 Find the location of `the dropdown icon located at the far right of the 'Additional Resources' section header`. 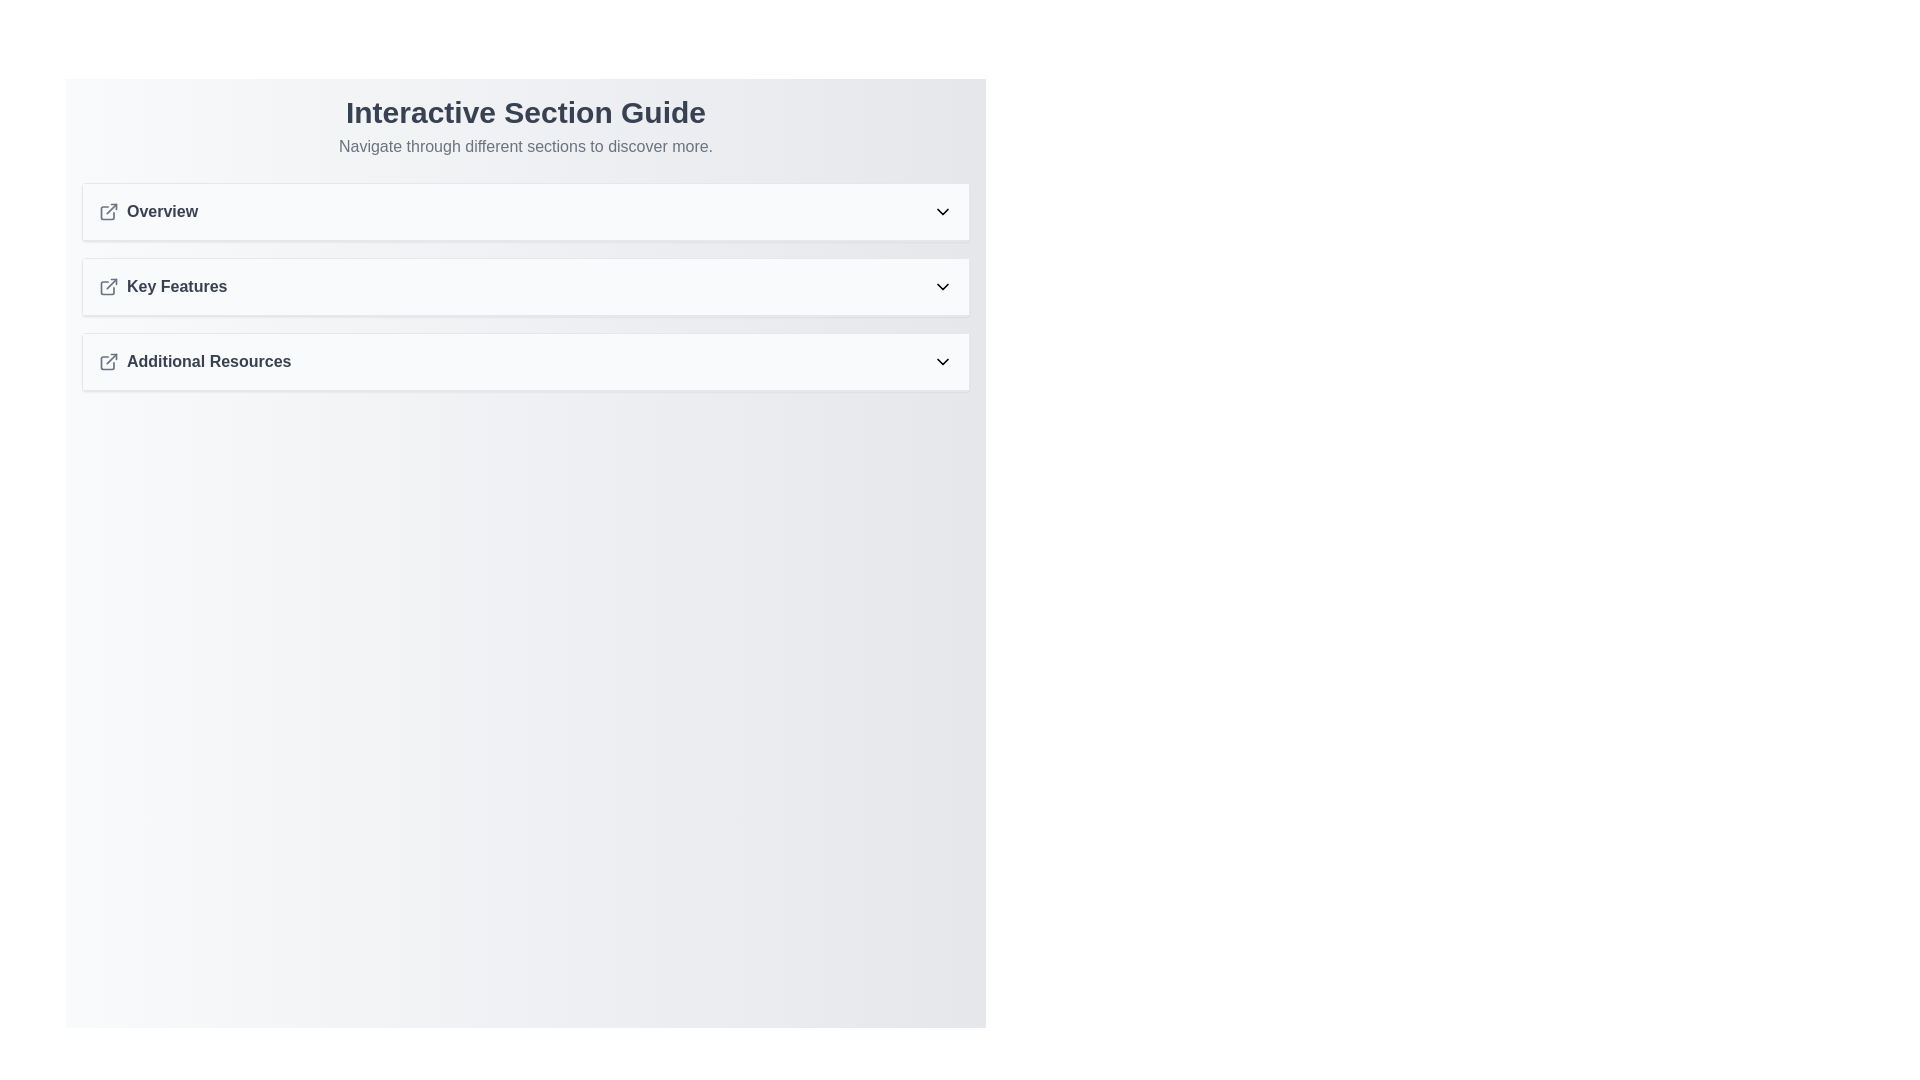

the dropdown icon located at the far right of the 'Additional Resources' section header is located at coordinates (941, 362).